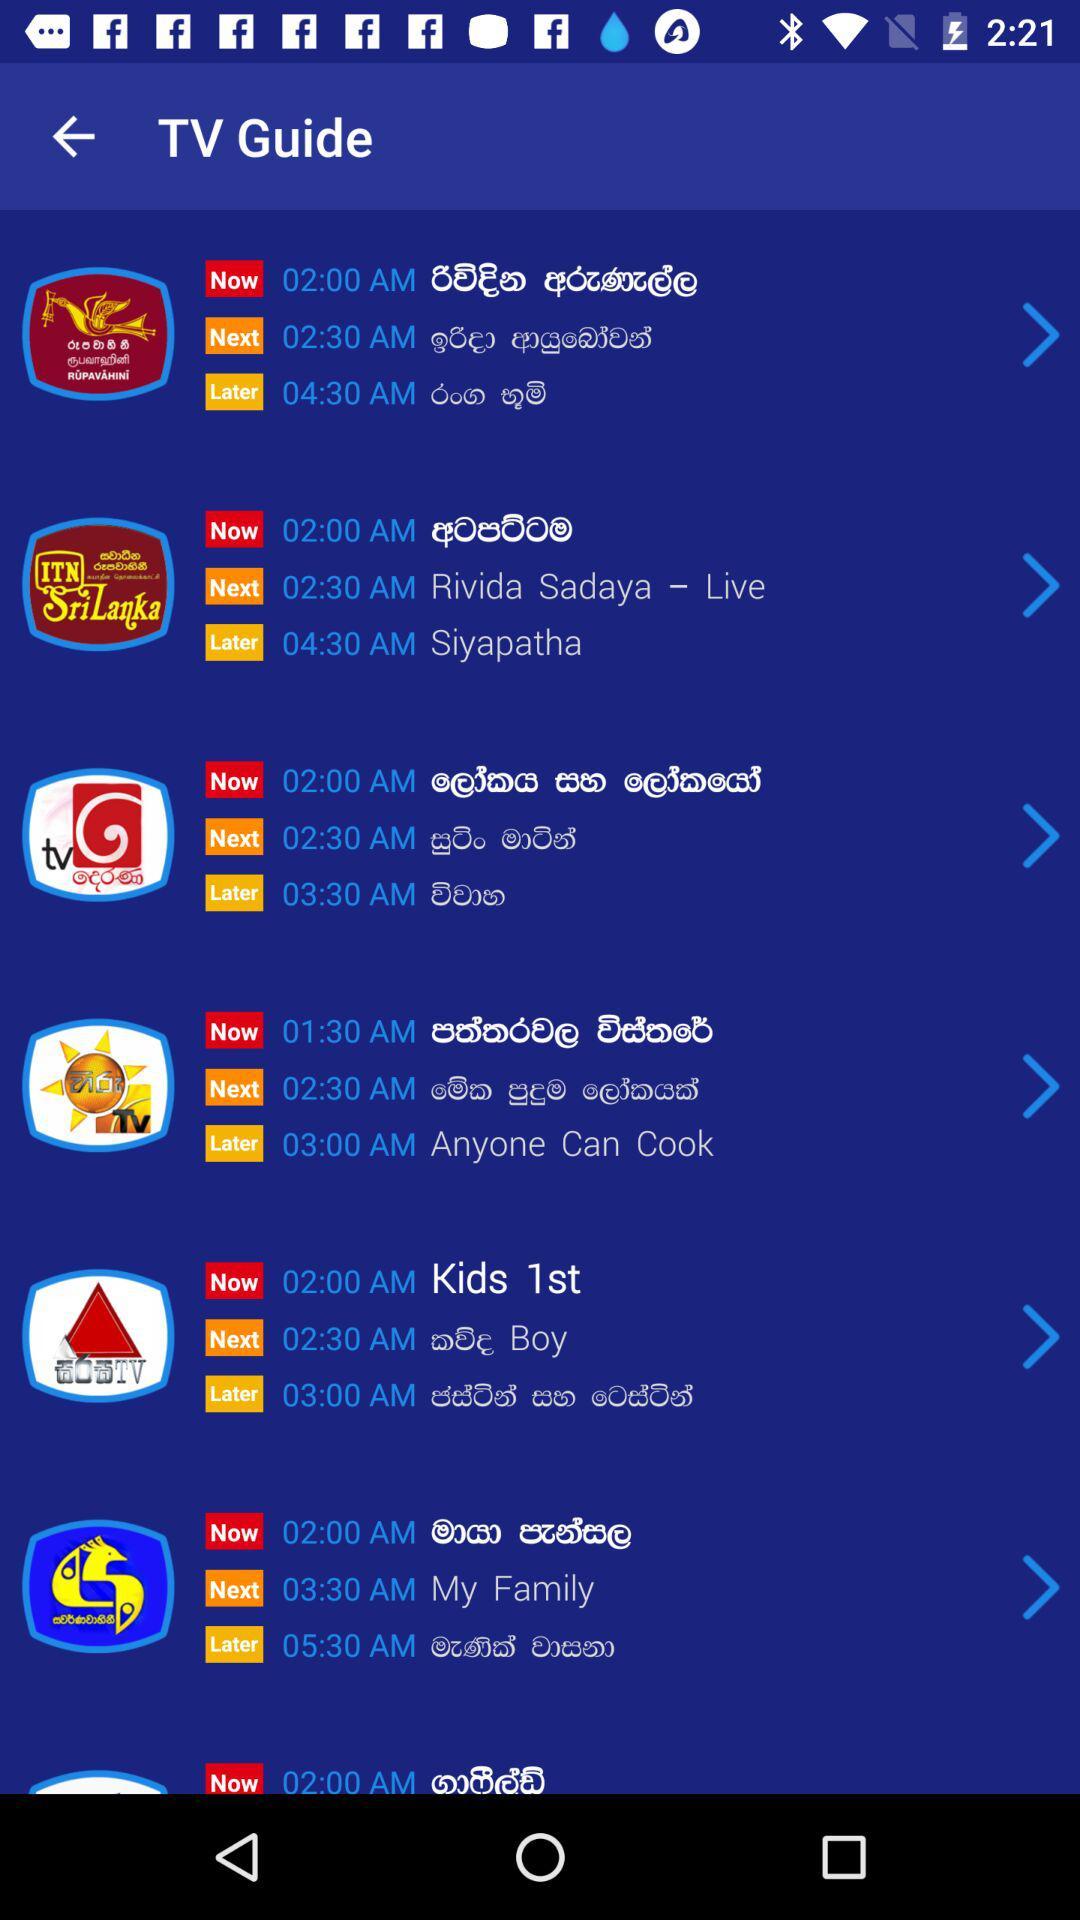 The height and width of the screenshot is (1920, 1080). What do you see at coordinates (714, 278) in the screenshot?
I see `icon to the right of the 02:00 am icon` at bounding box center [714, 278].